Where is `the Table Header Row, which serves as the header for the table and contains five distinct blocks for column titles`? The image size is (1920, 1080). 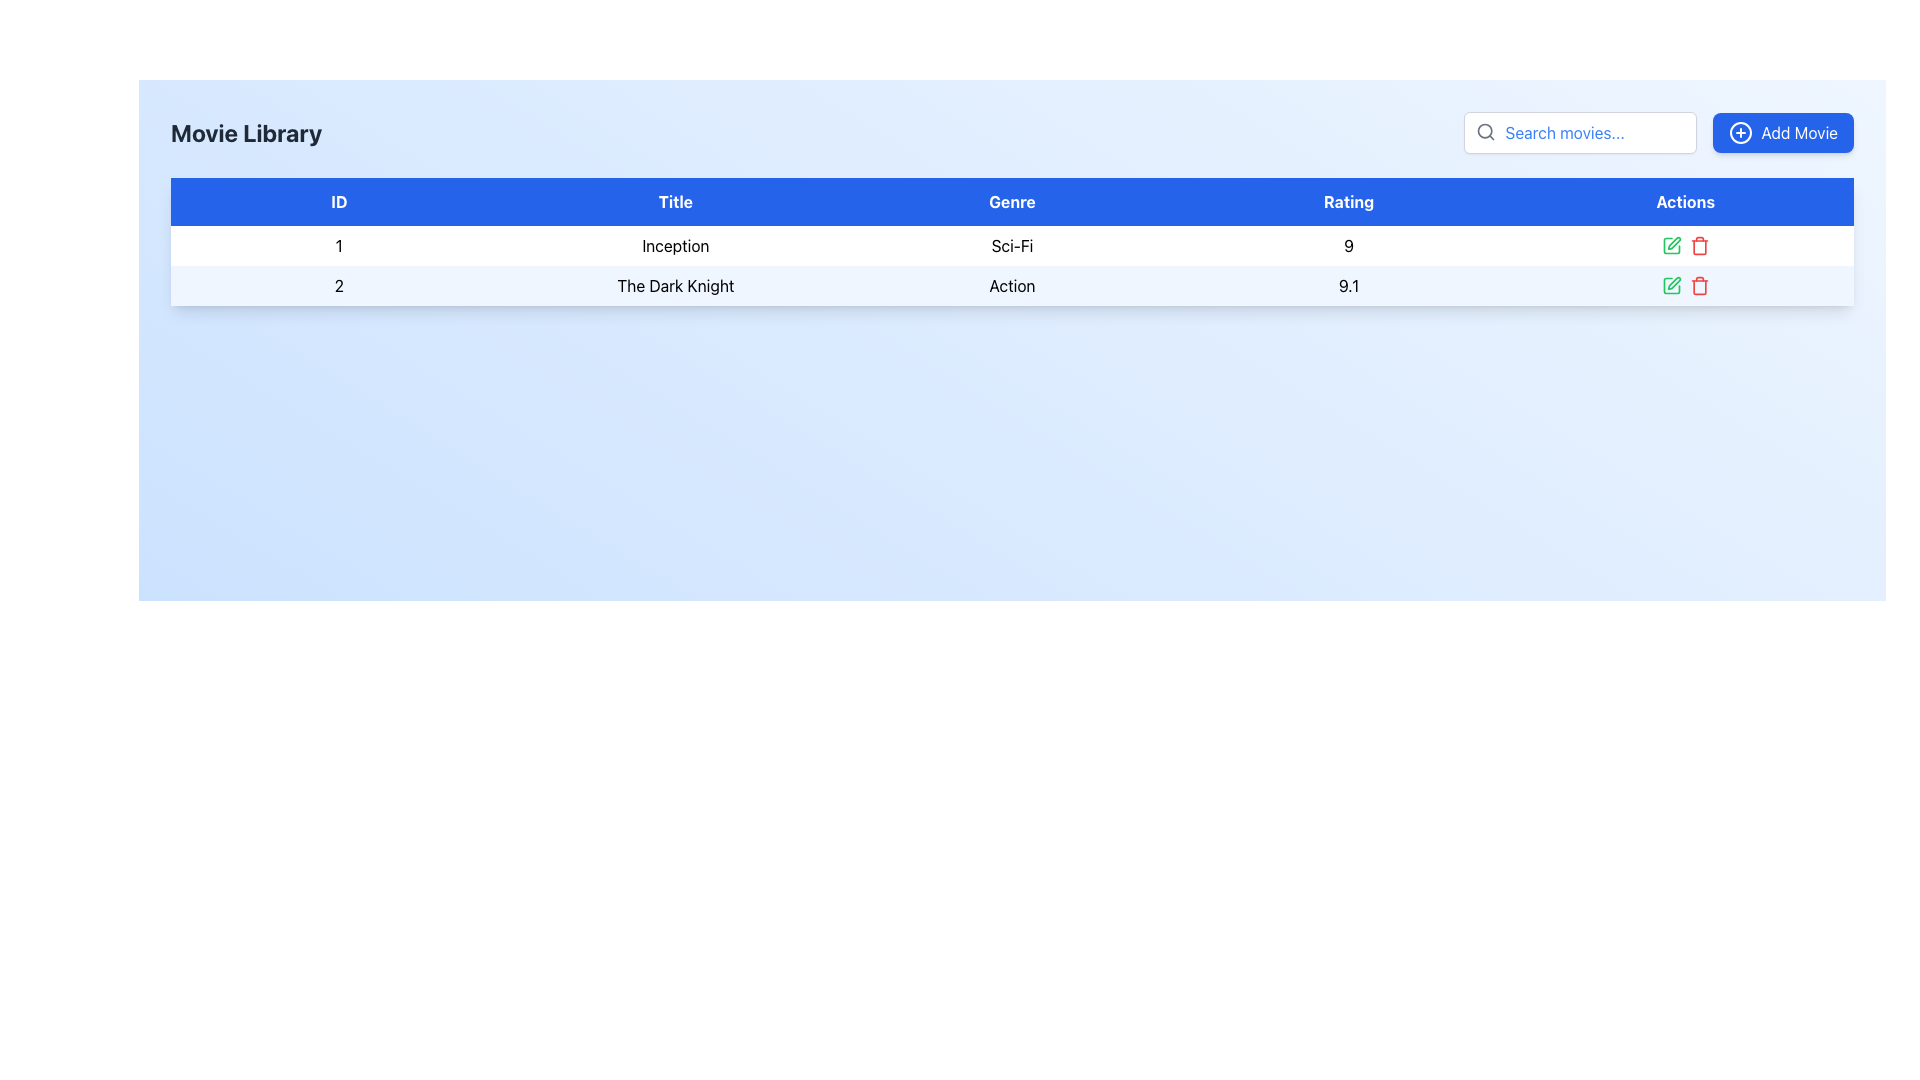
the Table Header Row, which serves as the header for the table and contains five distinct blocks for column titles is located at coordinates (1012, 201).